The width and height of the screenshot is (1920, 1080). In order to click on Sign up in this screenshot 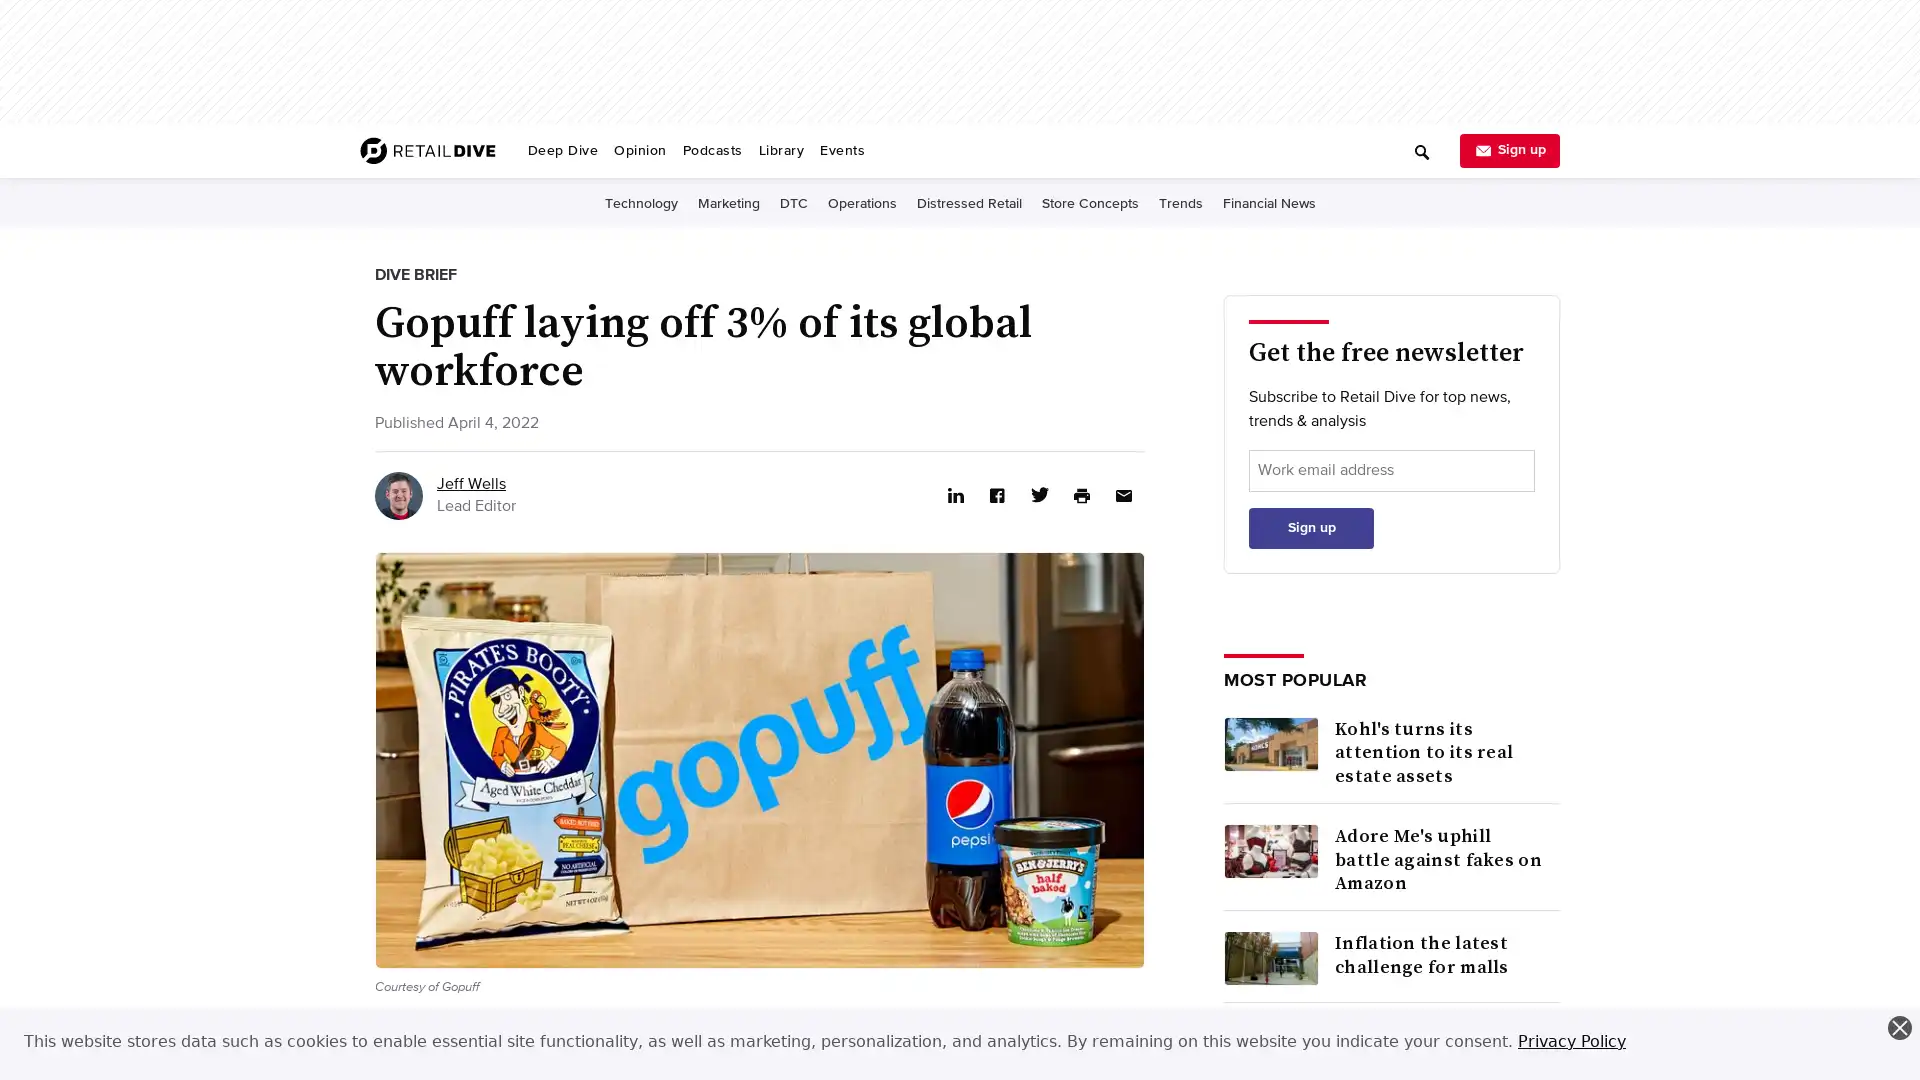, I will do `click(1311, 526)`.